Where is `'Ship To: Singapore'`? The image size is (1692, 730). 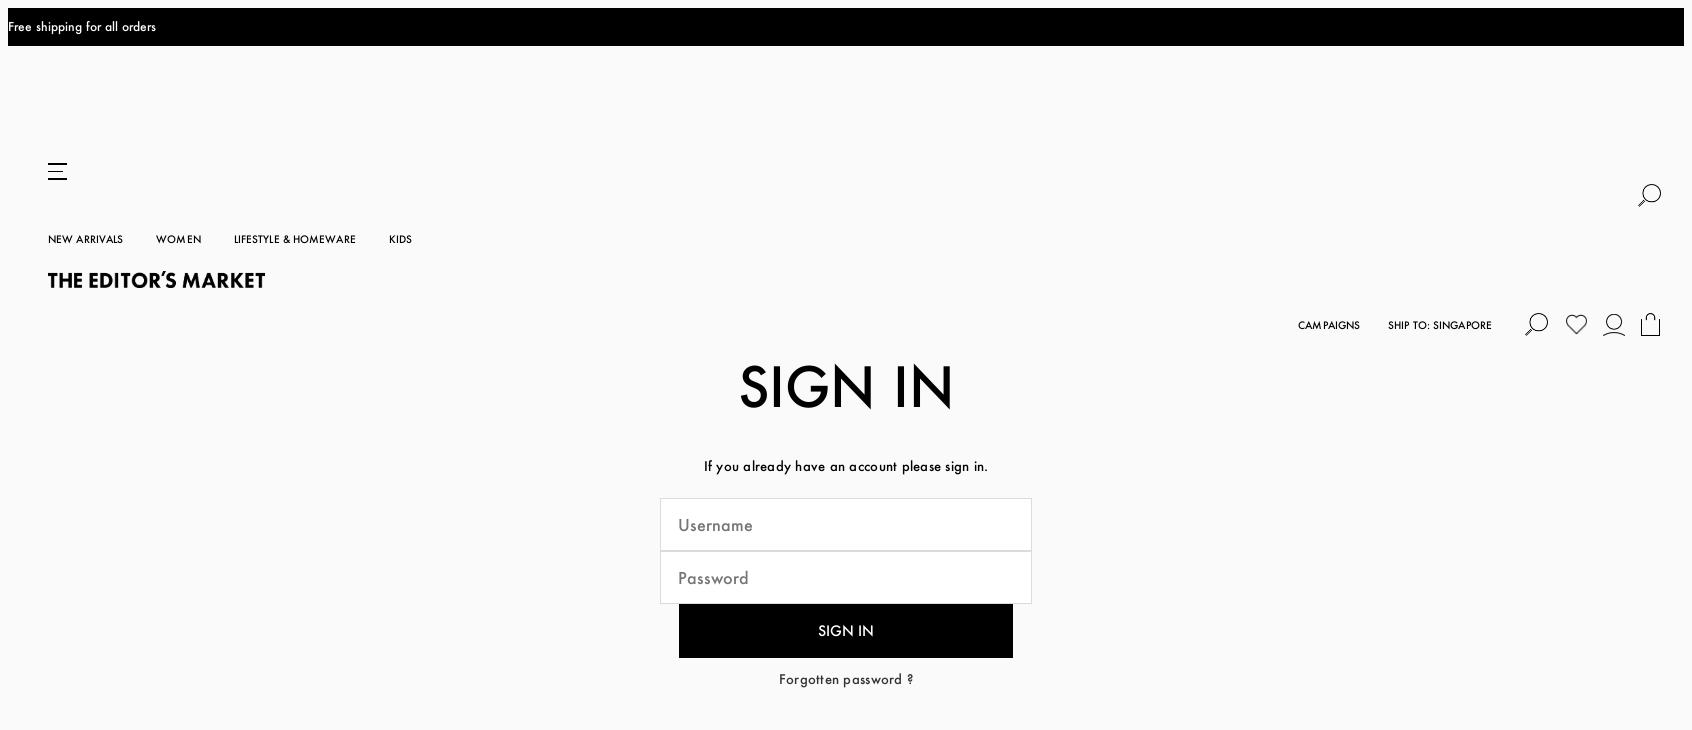 'Ship To: Singapore' is located at coordinates (1439, 164).